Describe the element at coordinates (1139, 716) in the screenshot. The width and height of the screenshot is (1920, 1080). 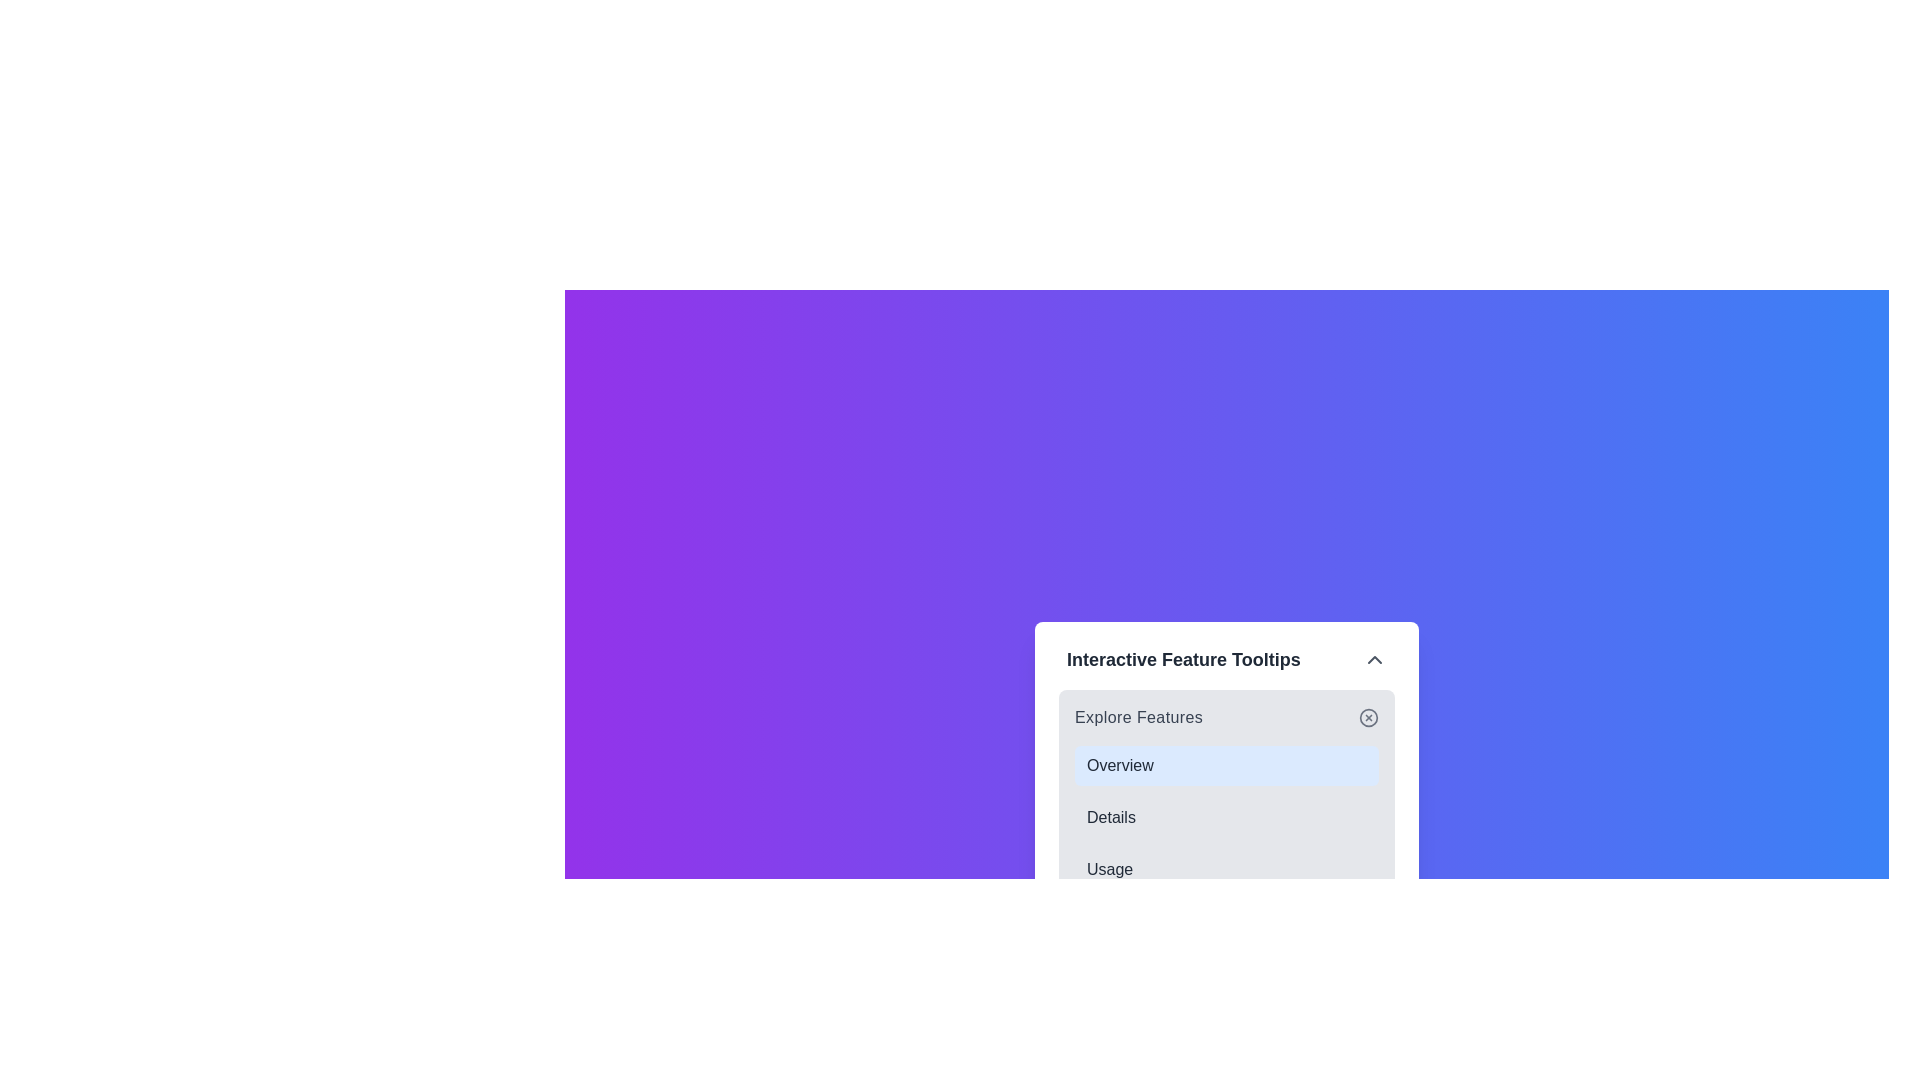
I see `the text element 'Explore Features' which is styled in gray color and located below the title 'Interactive Feature Tooltips'` at that location.